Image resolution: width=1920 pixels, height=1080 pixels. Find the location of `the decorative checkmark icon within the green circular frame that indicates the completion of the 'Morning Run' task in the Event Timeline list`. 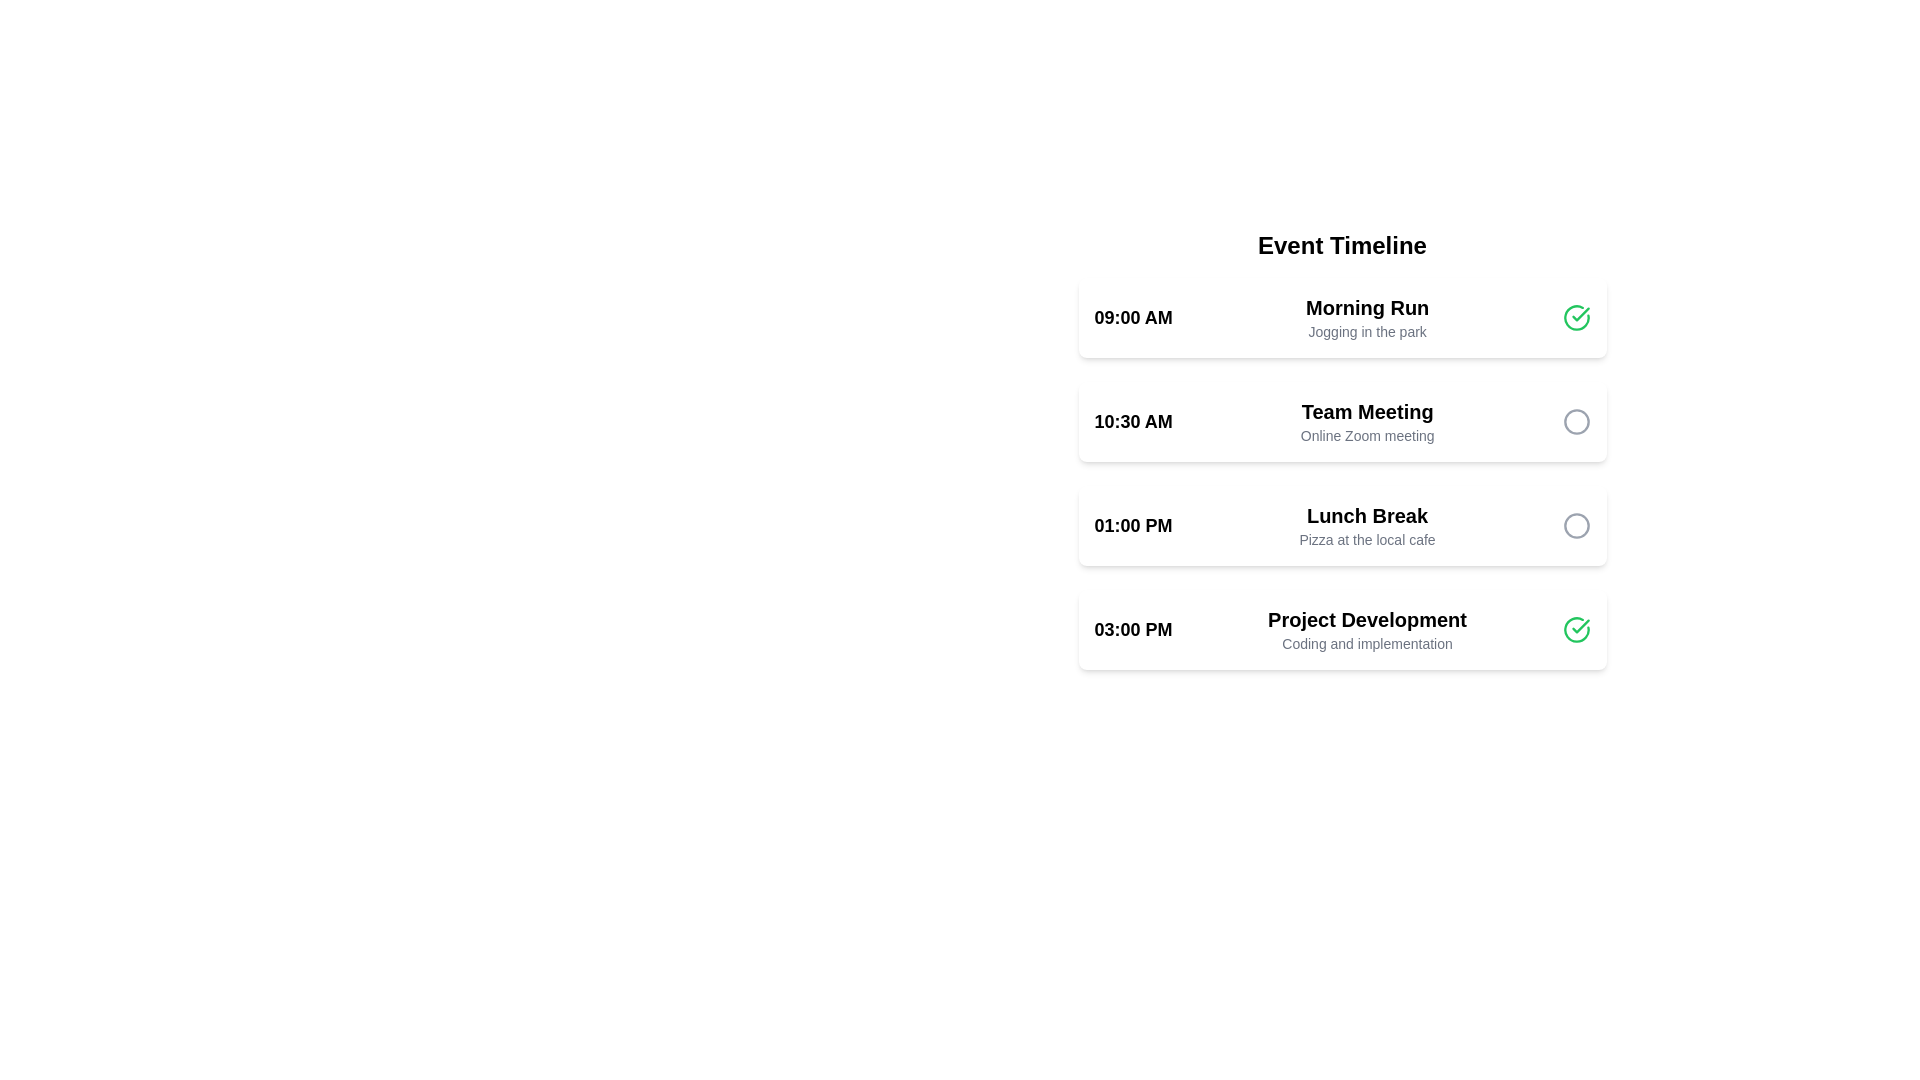

the decorative checkmark icon within the green circular frame that indicates the completion of the 'Morning Run' task in the Event Timeline list is located at coordinates (1579, 625).